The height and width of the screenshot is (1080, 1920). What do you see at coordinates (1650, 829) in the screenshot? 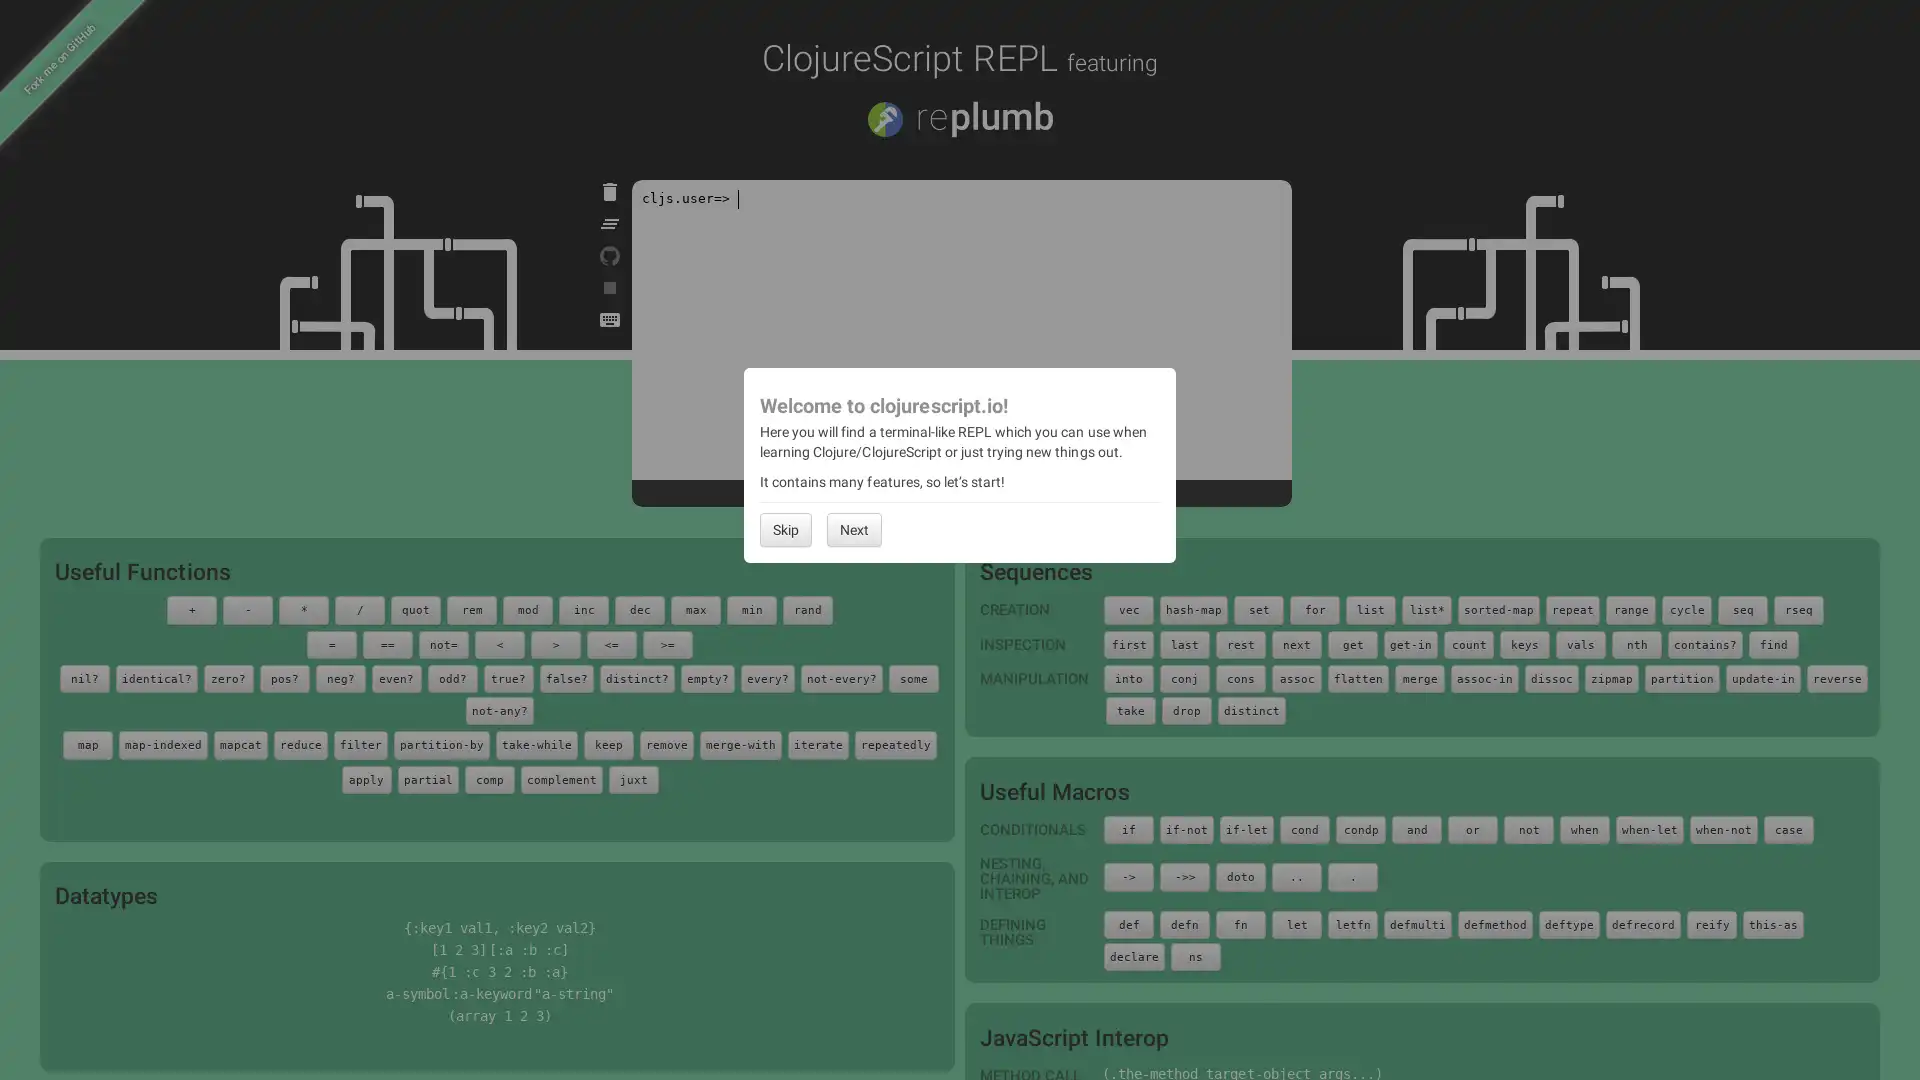
I see `when-let` at bounding box center [1650, 829].